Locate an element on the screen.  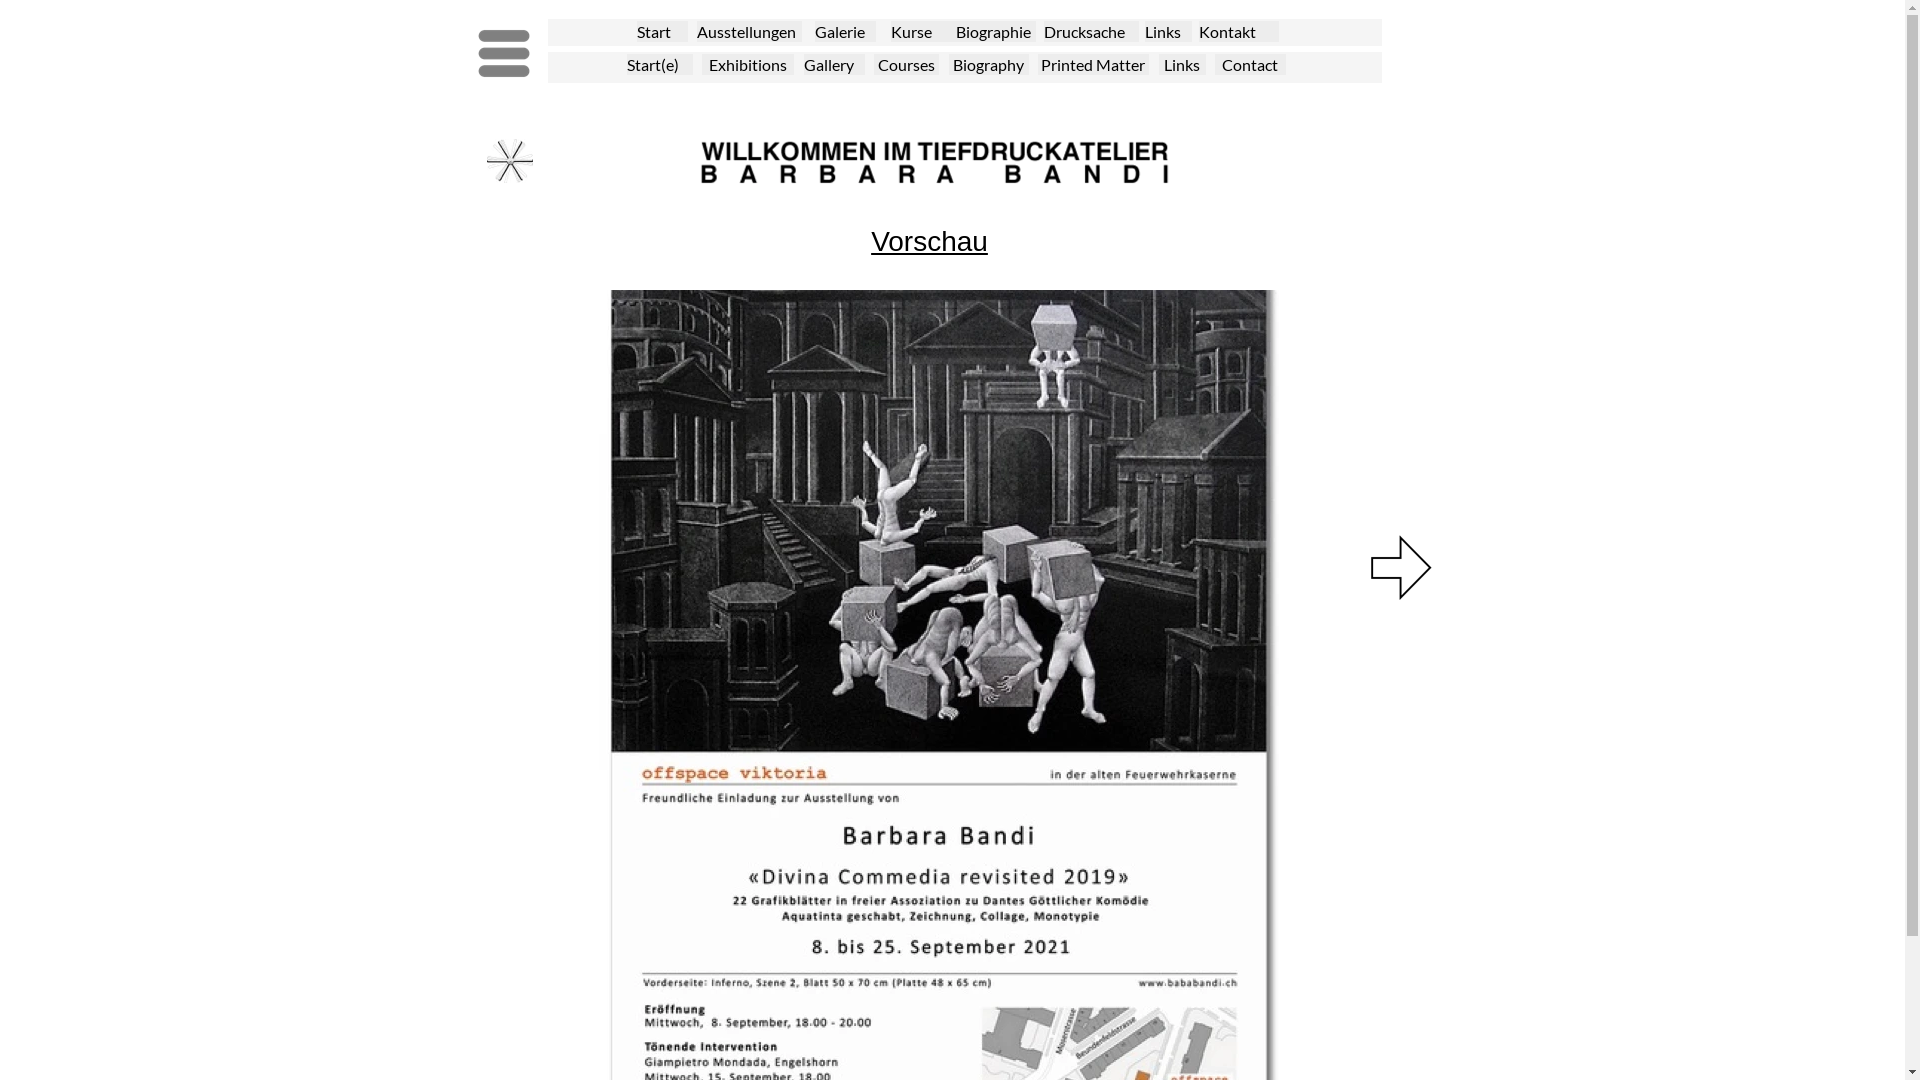
'Biographie' is located at coordinates (954, 32).